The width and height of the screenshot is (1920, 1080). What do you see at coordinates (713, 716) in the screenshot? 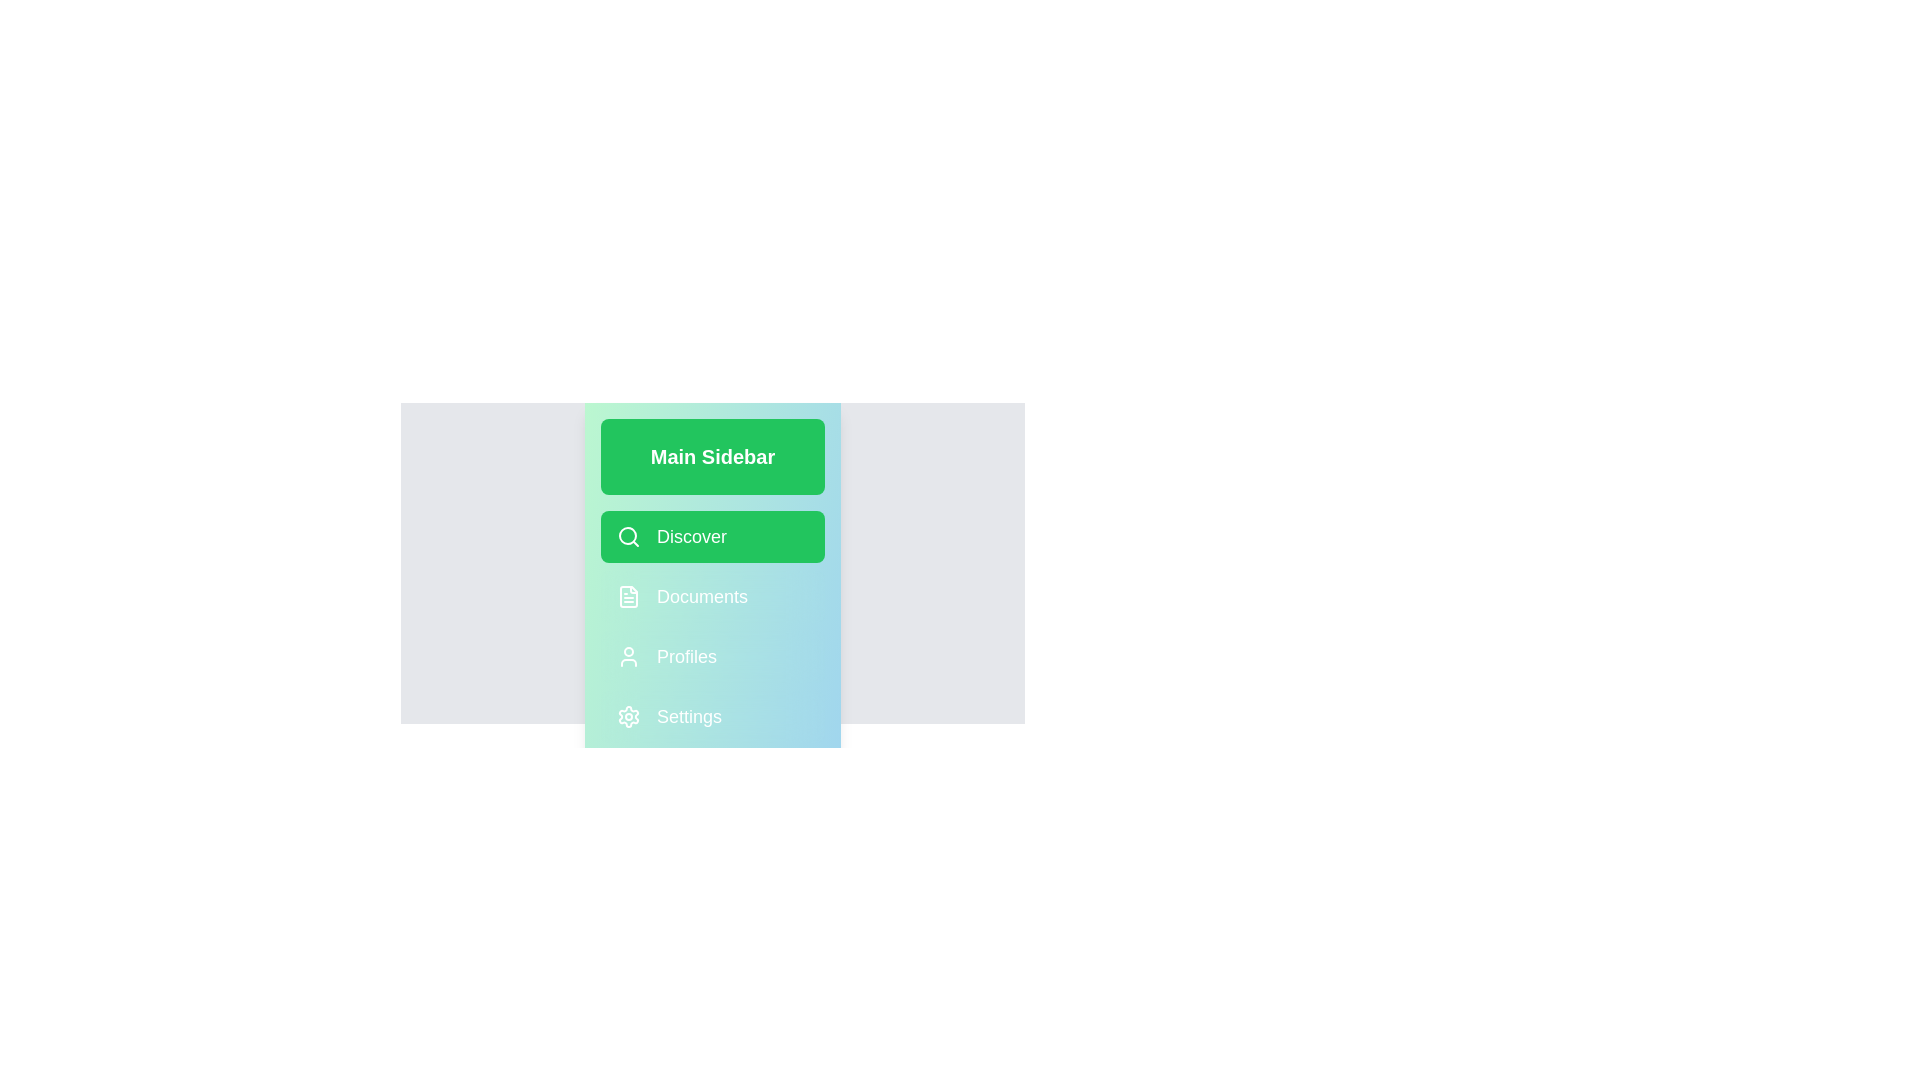
I see `the 'Settings' navigation button with a light blue background gradient` at bounding box center [713, 716].